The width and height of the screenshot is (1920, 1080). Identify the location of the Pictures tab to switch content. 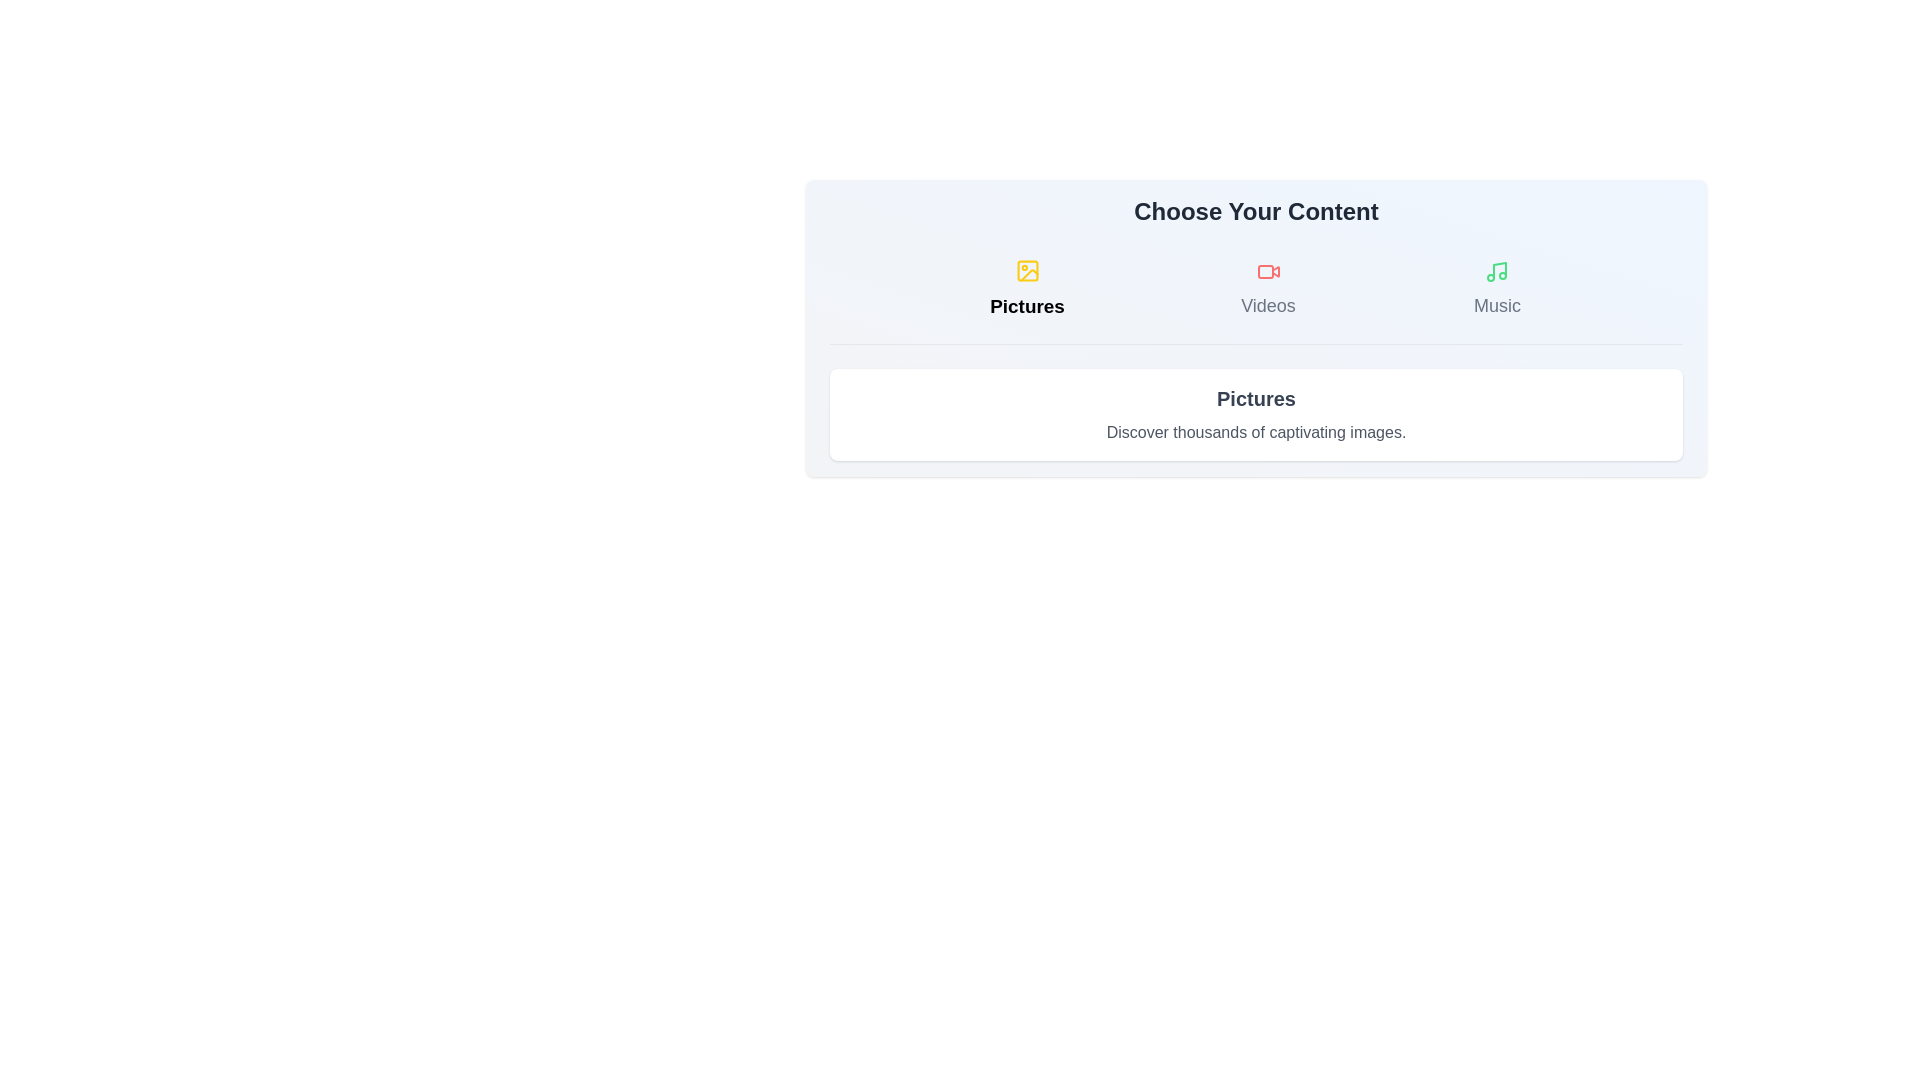
(1027, 289).